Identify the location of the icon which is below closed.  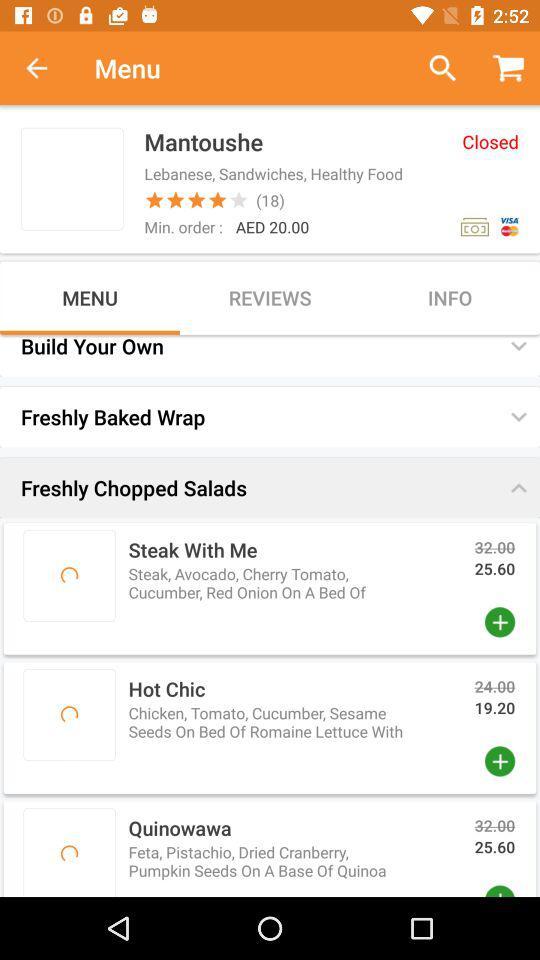
(473, 227).